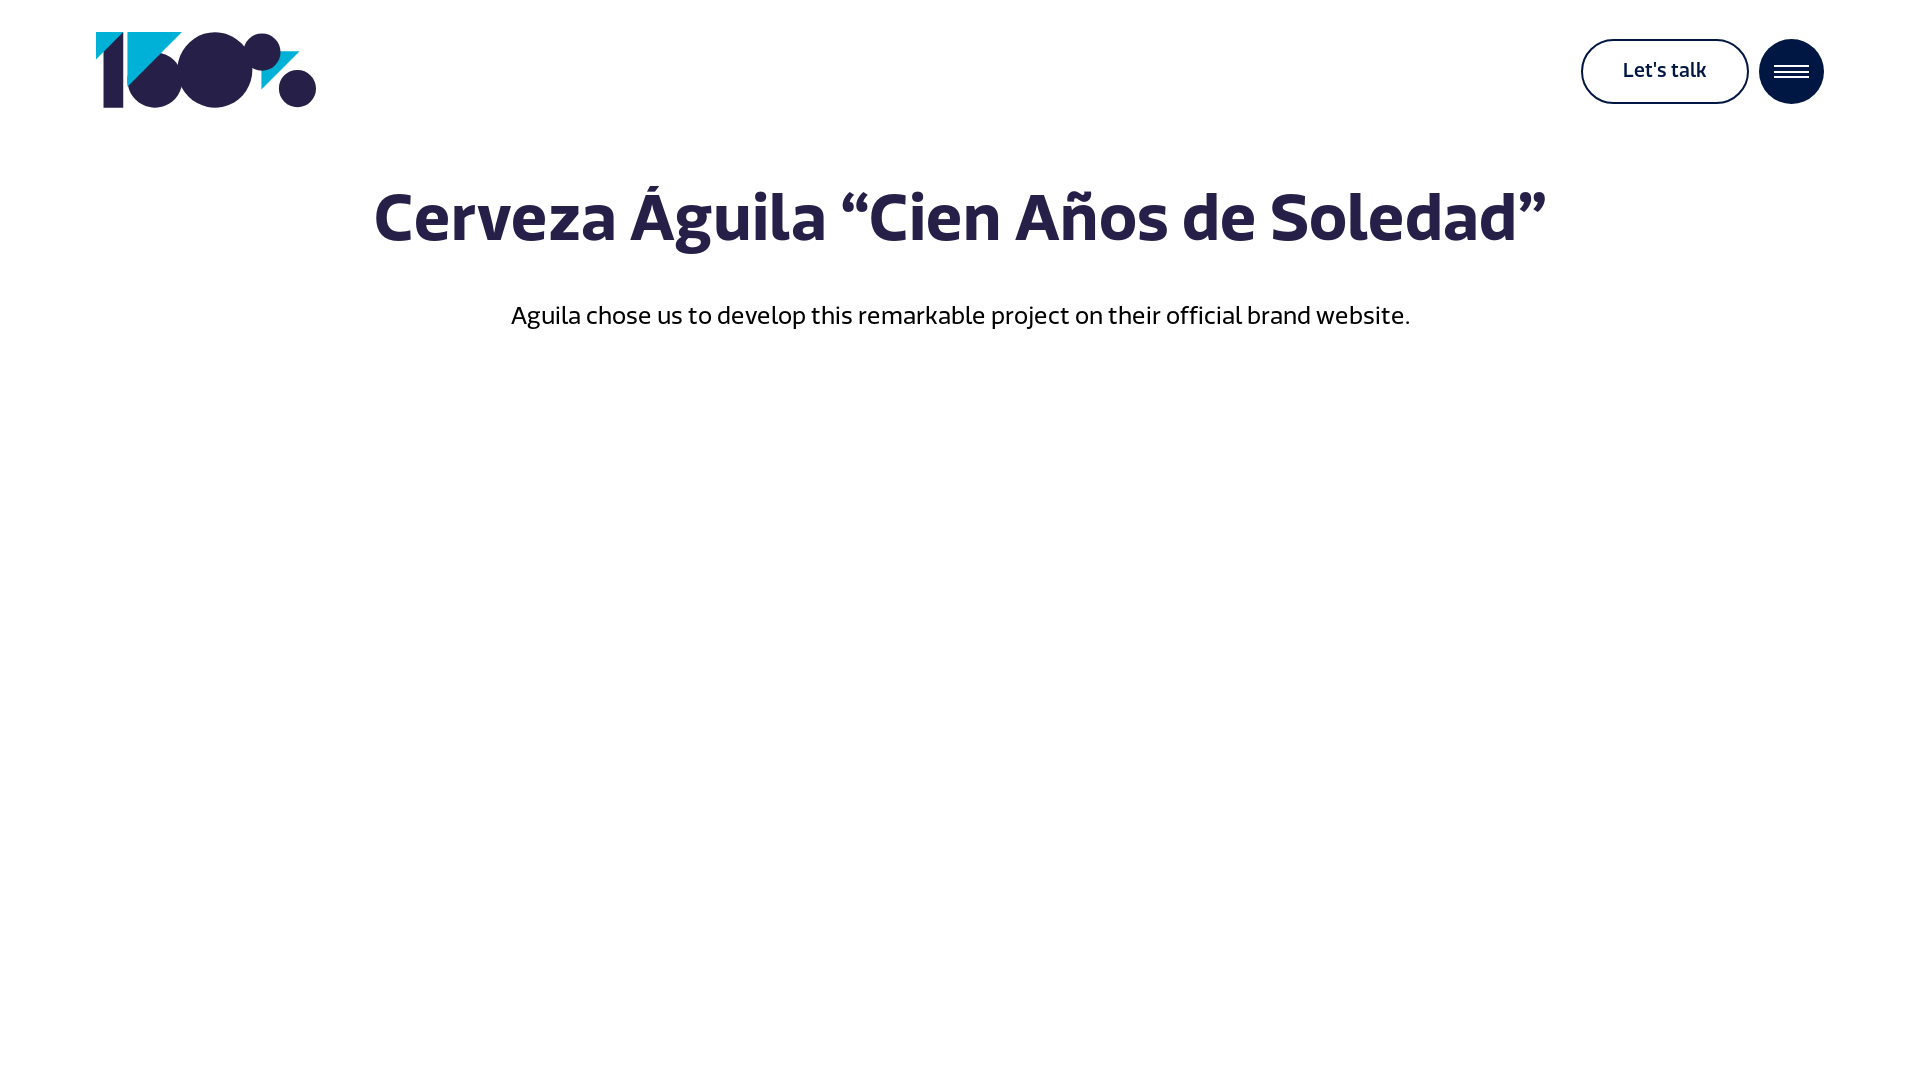  What do you see at coordinates (1665, 70) in the screenshot?
I see `'Let's talk'` at bounding box center [1665, 70].